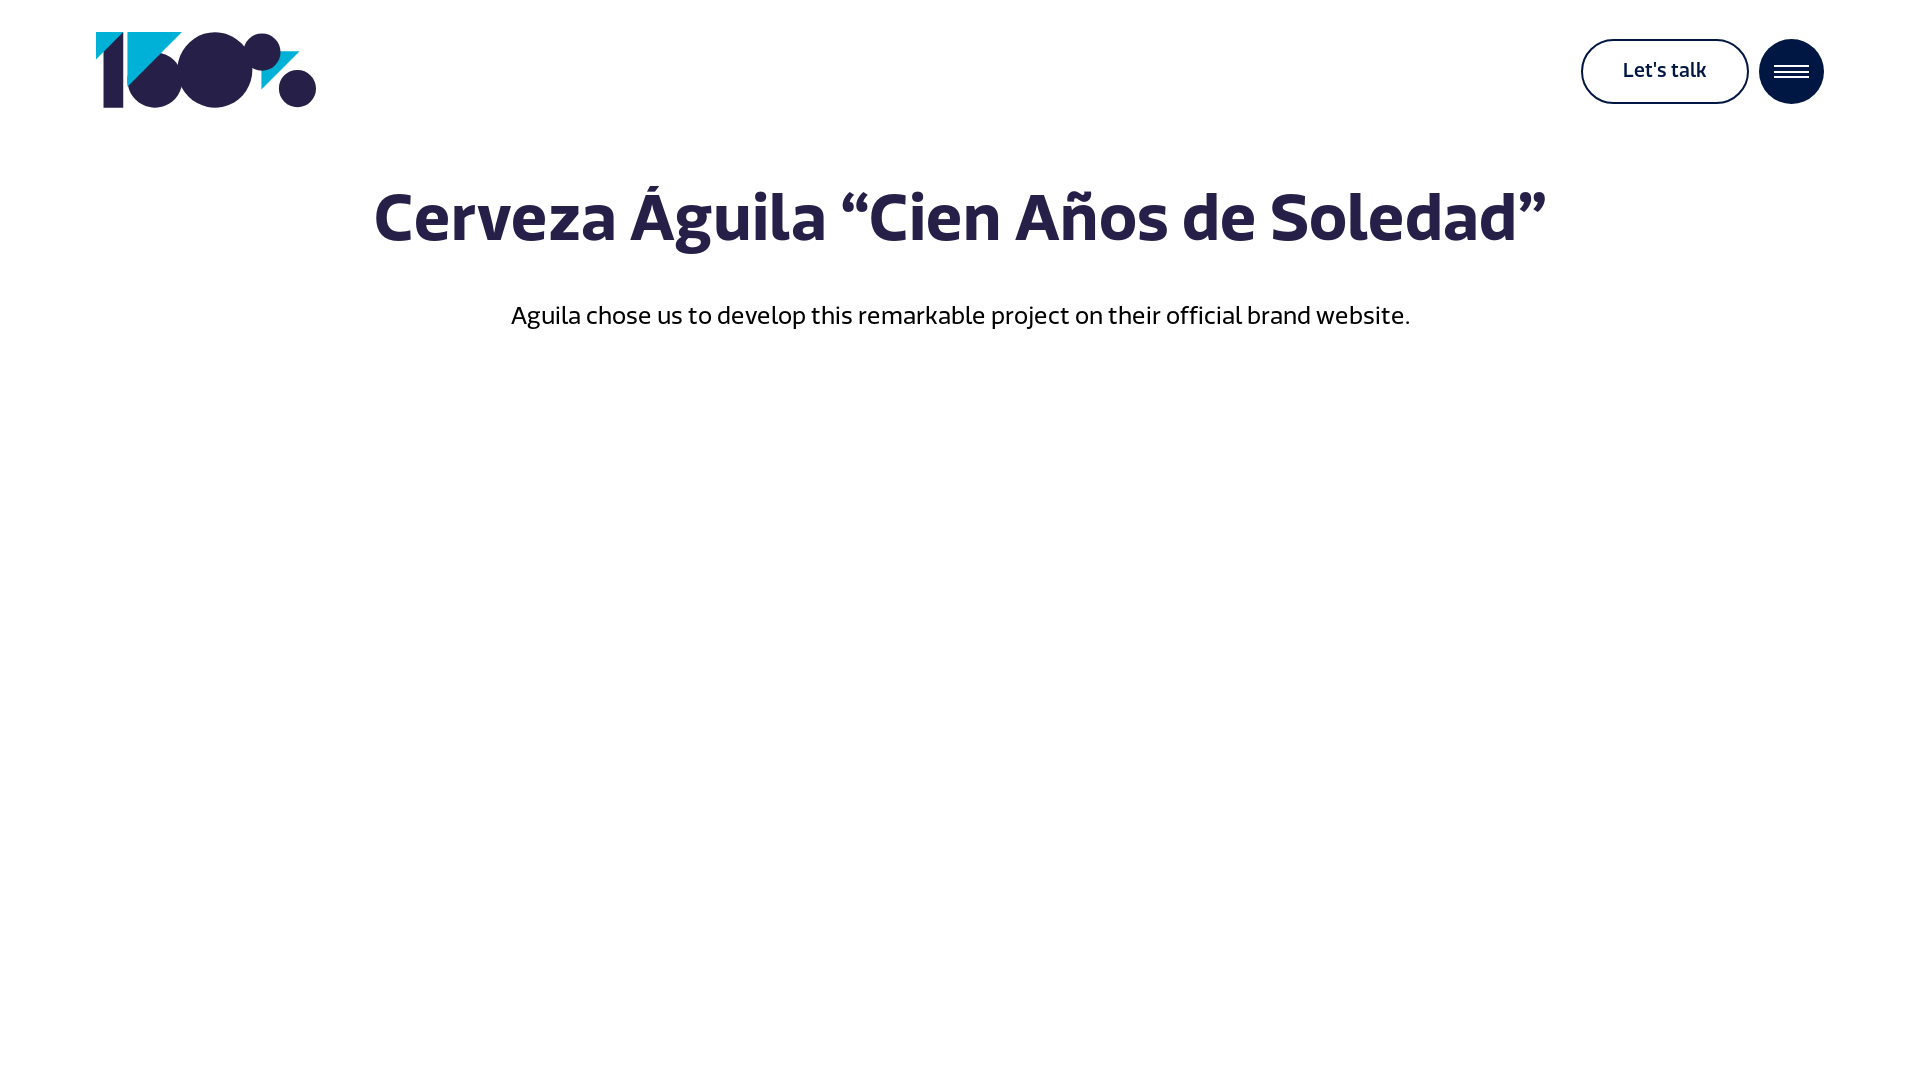  What do you see at coordinates (1665, 70) in the screenshot?
I see `'Let's talk'` at bounding box center [1665, 70].